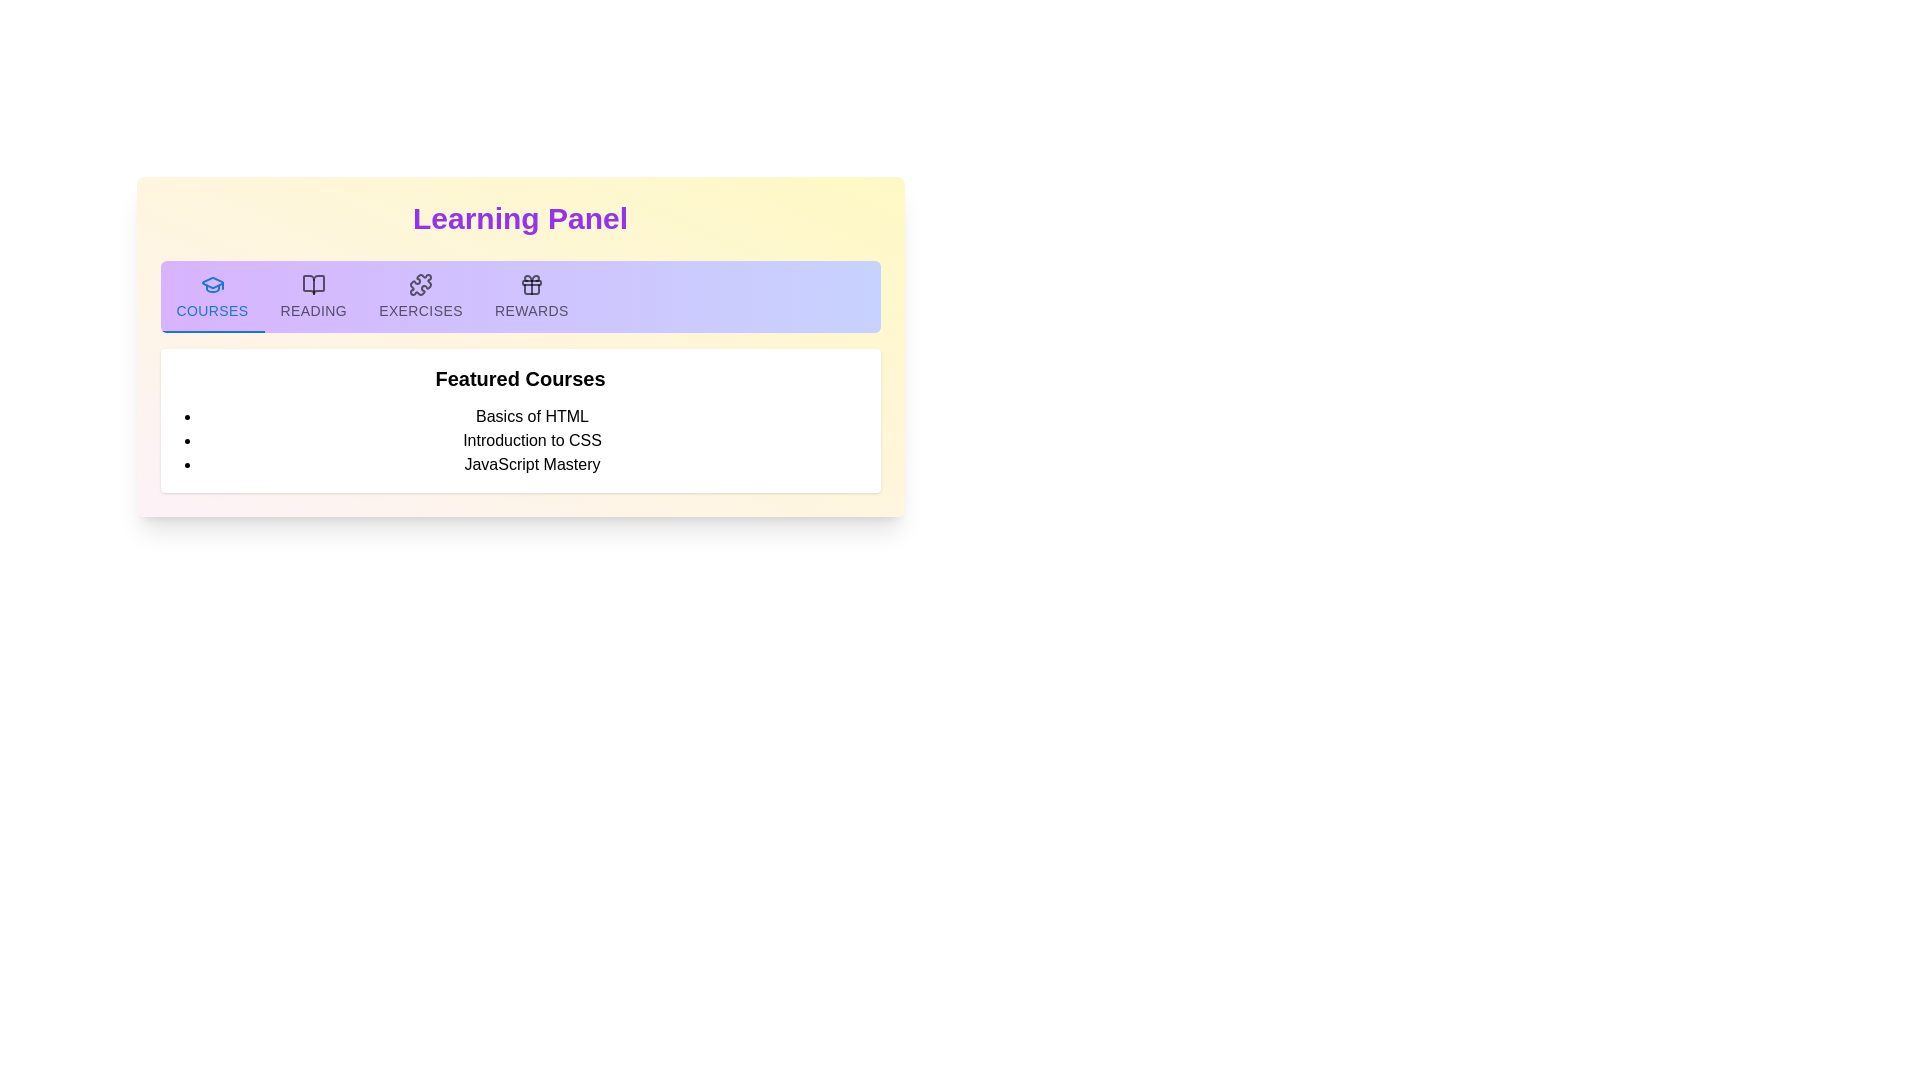 The height and width of the screenshot is (1080, 1920). Describe the element at coordinates (532, 465) in the screenshot. I see `the text item reading 'JavaScript Mastery'` at that location.